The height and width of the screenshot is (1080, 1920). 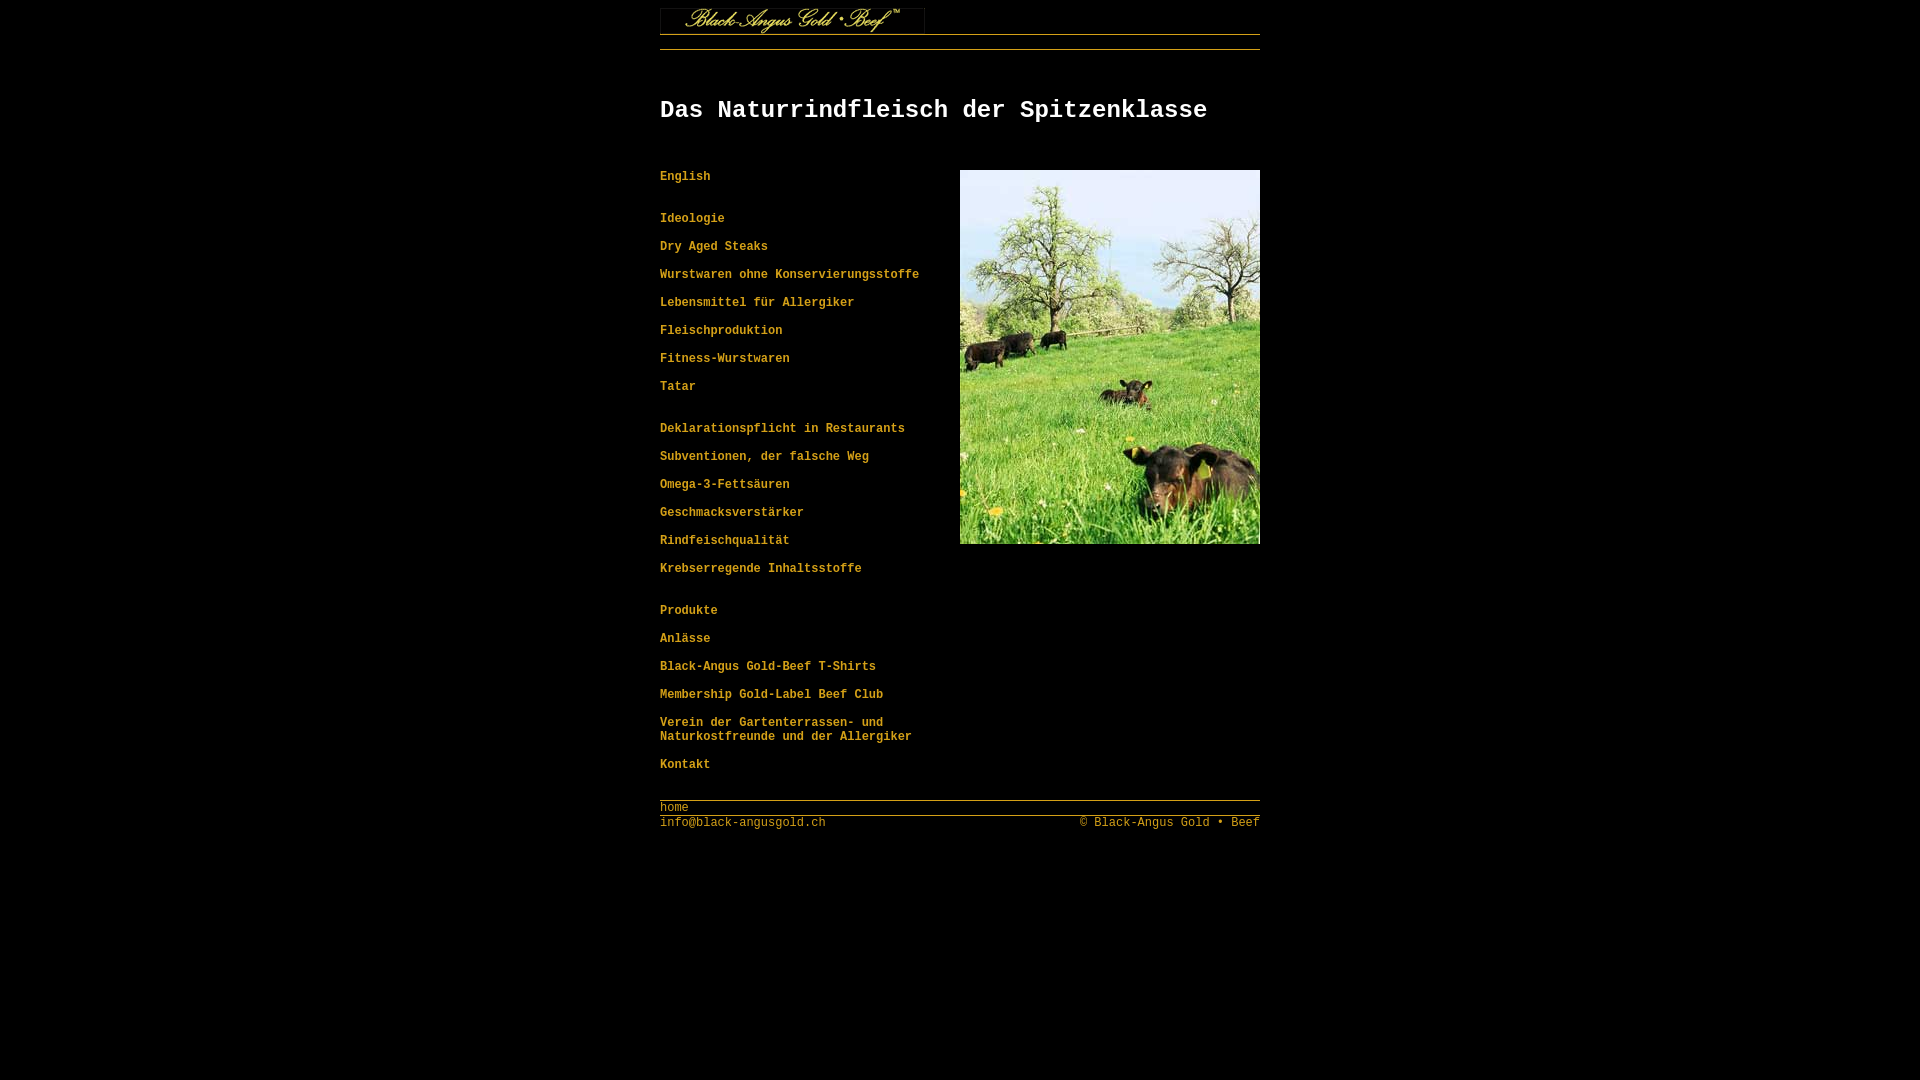 I want to click on 'Subventionen, der falsche Weg', so click(x=660, y=456).